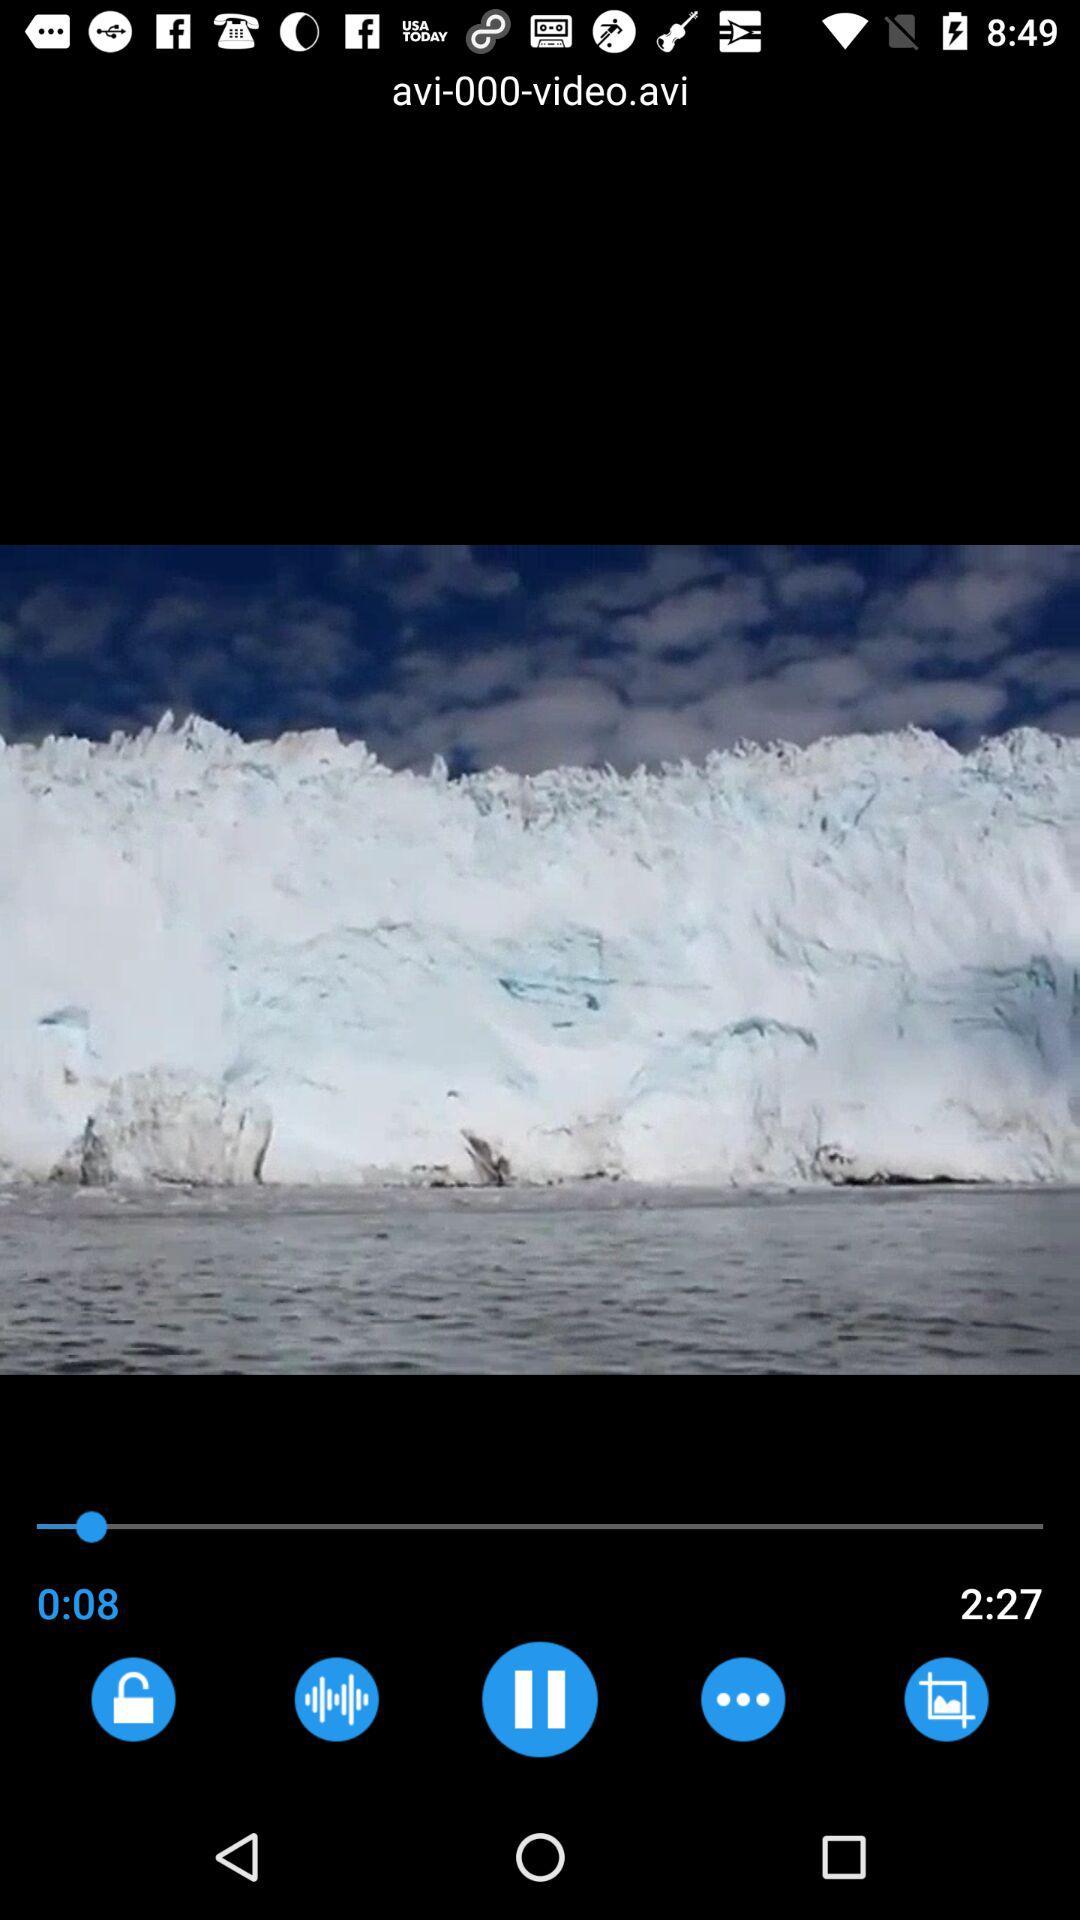 This screenshot has height=1920, width=1080. Describe the element at coordinates (335, 1698) in the screenshot. I see `listen audio` at that location.